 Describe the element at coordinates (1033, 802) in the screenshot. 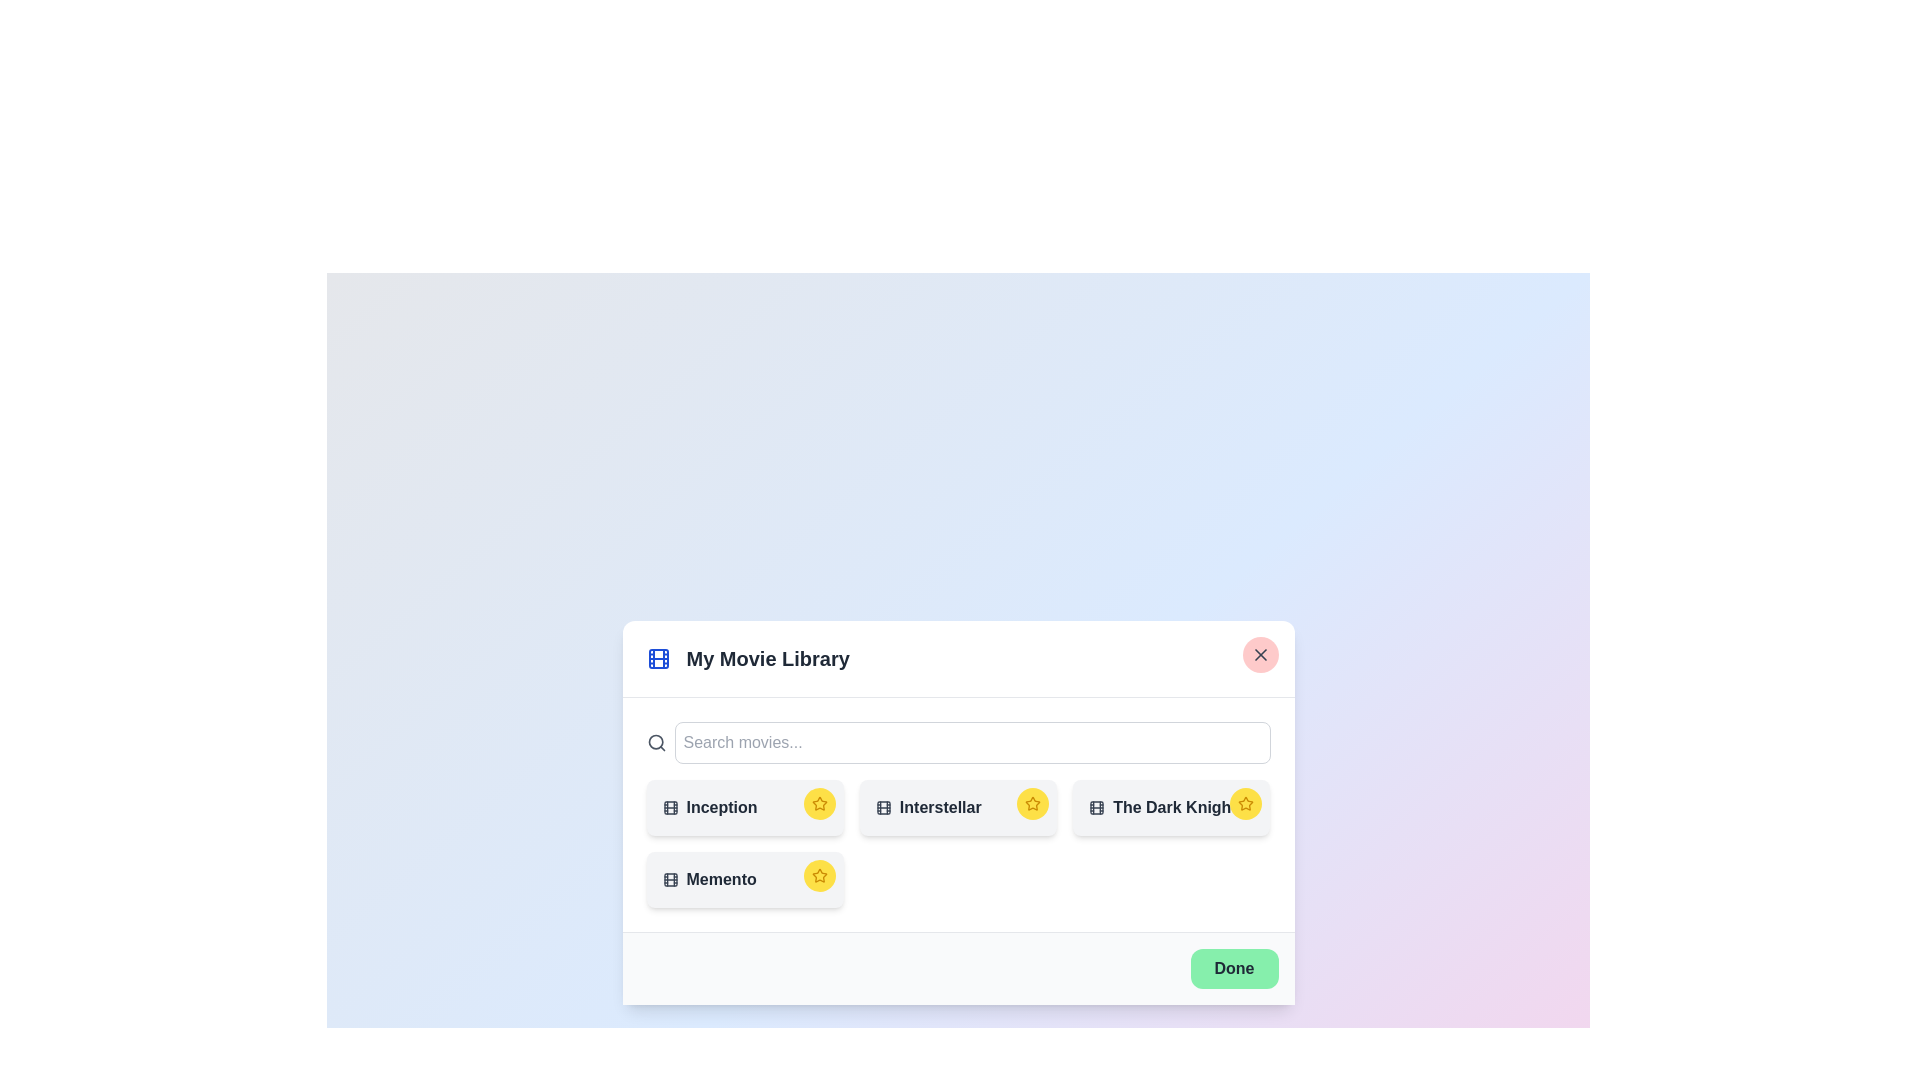

I see `the favorite icon located to the right of the 'Interstellar' text label in the movie list` at that location.